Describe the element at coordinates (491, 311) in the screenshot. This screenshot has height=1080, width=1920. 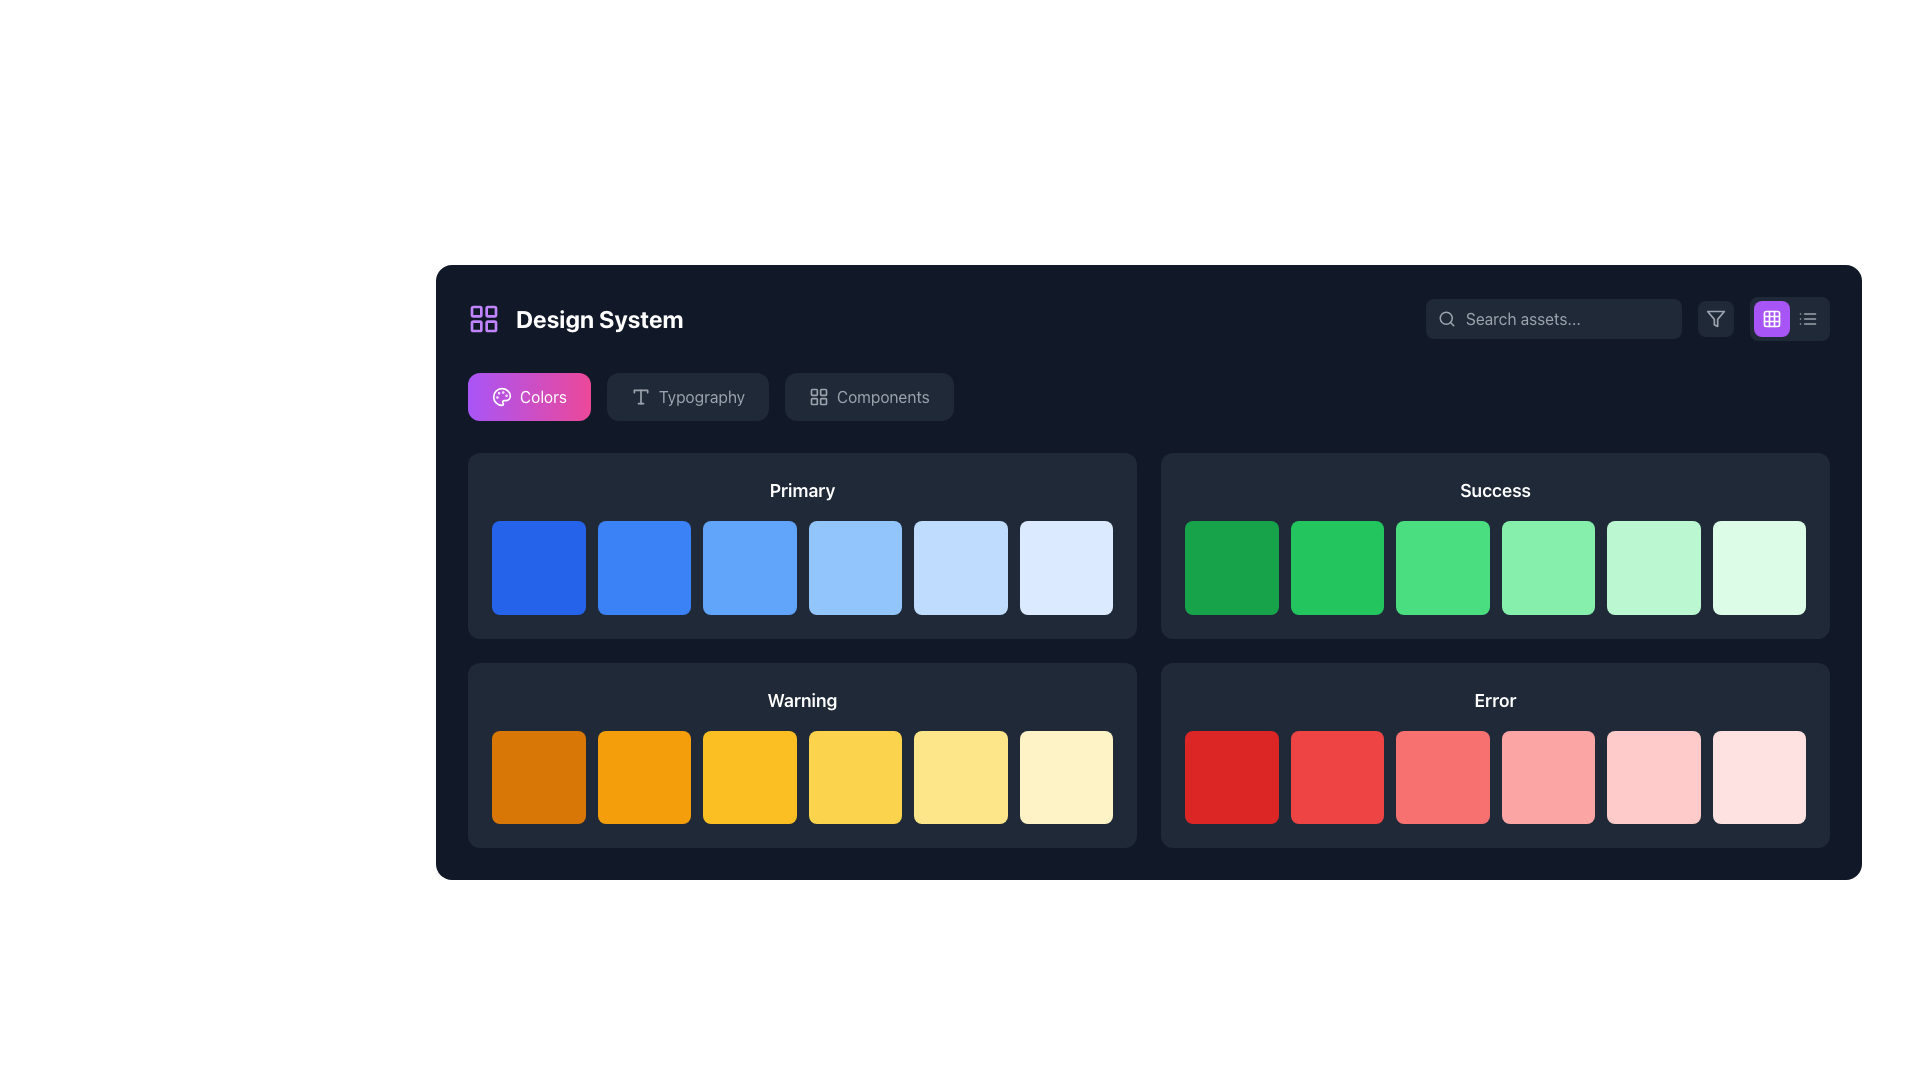
I see `the top-right square of the 2x2 grid layout, which is part of the larger grid icon used for navigation or categorization, located near the title 'Design System'` at that location.